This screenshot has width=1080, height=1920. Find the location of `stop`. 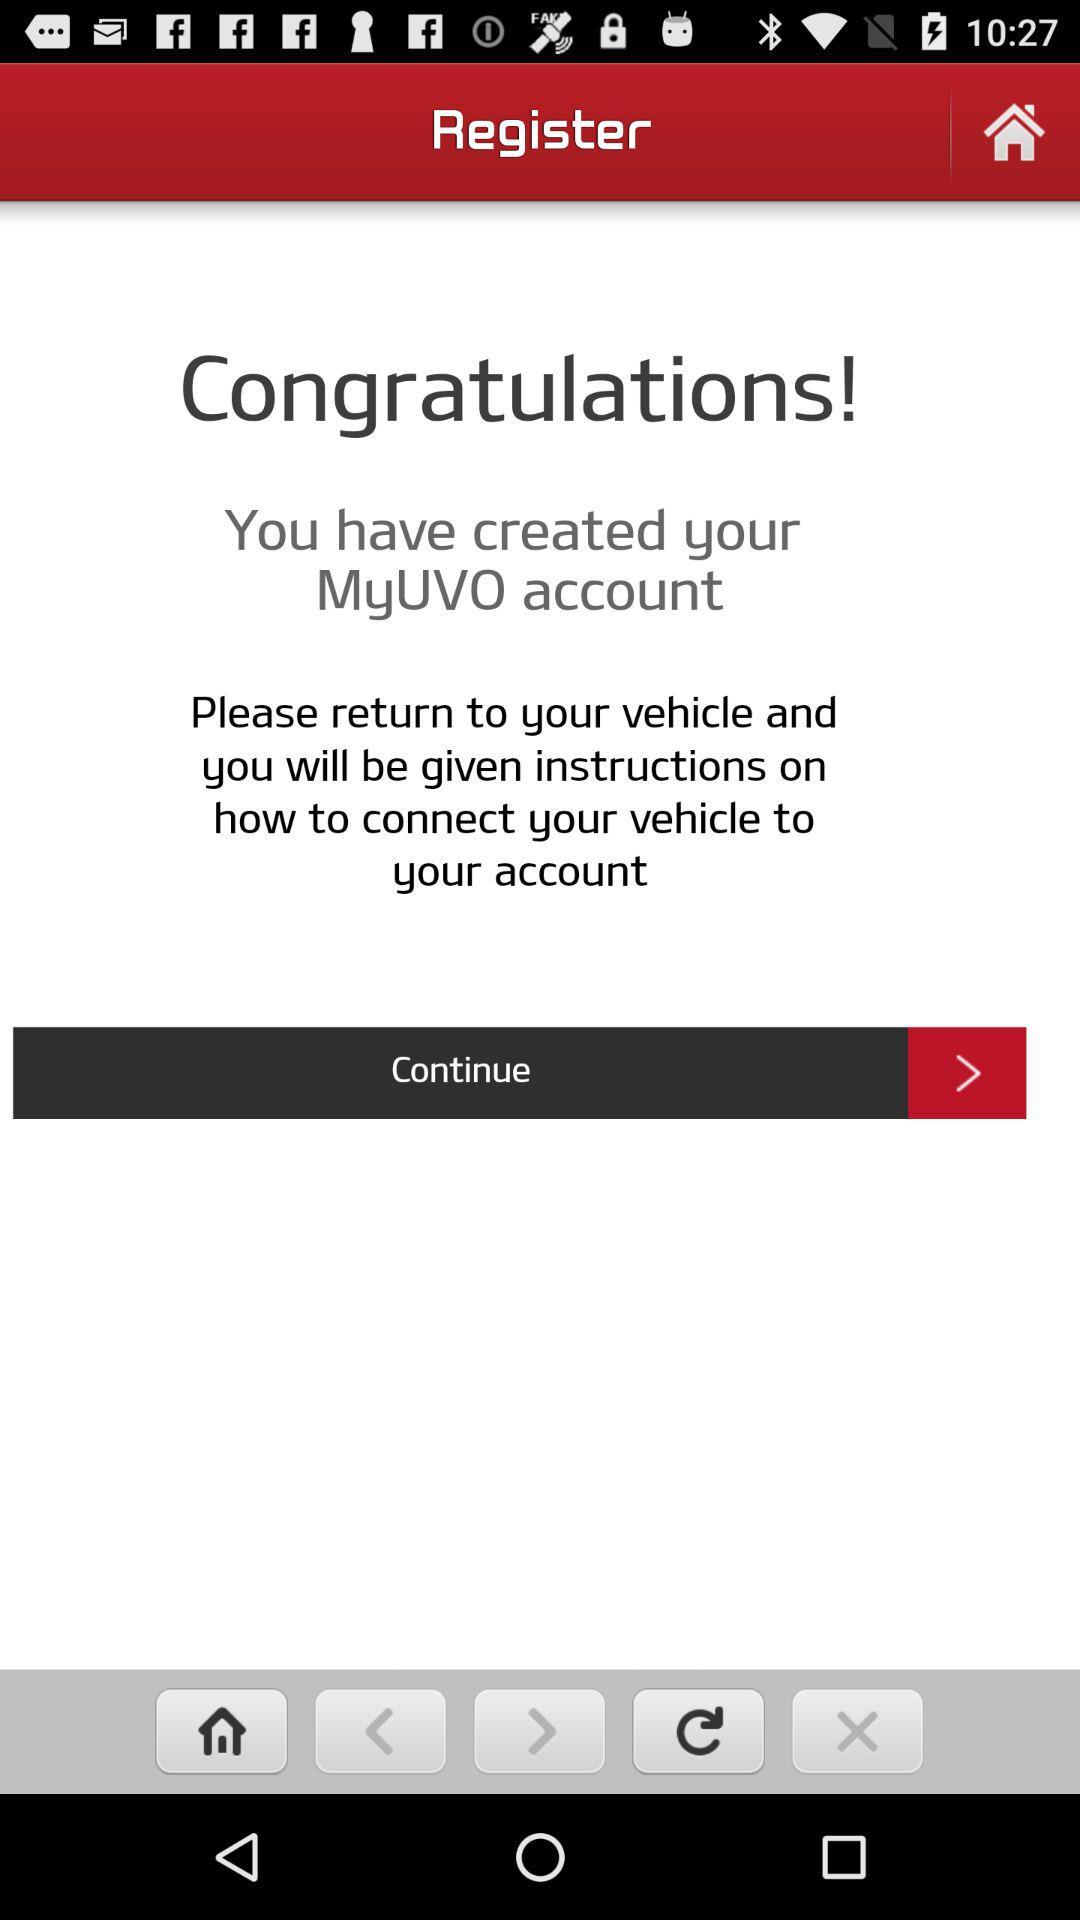

stop is located at coordinates (856, 1730).